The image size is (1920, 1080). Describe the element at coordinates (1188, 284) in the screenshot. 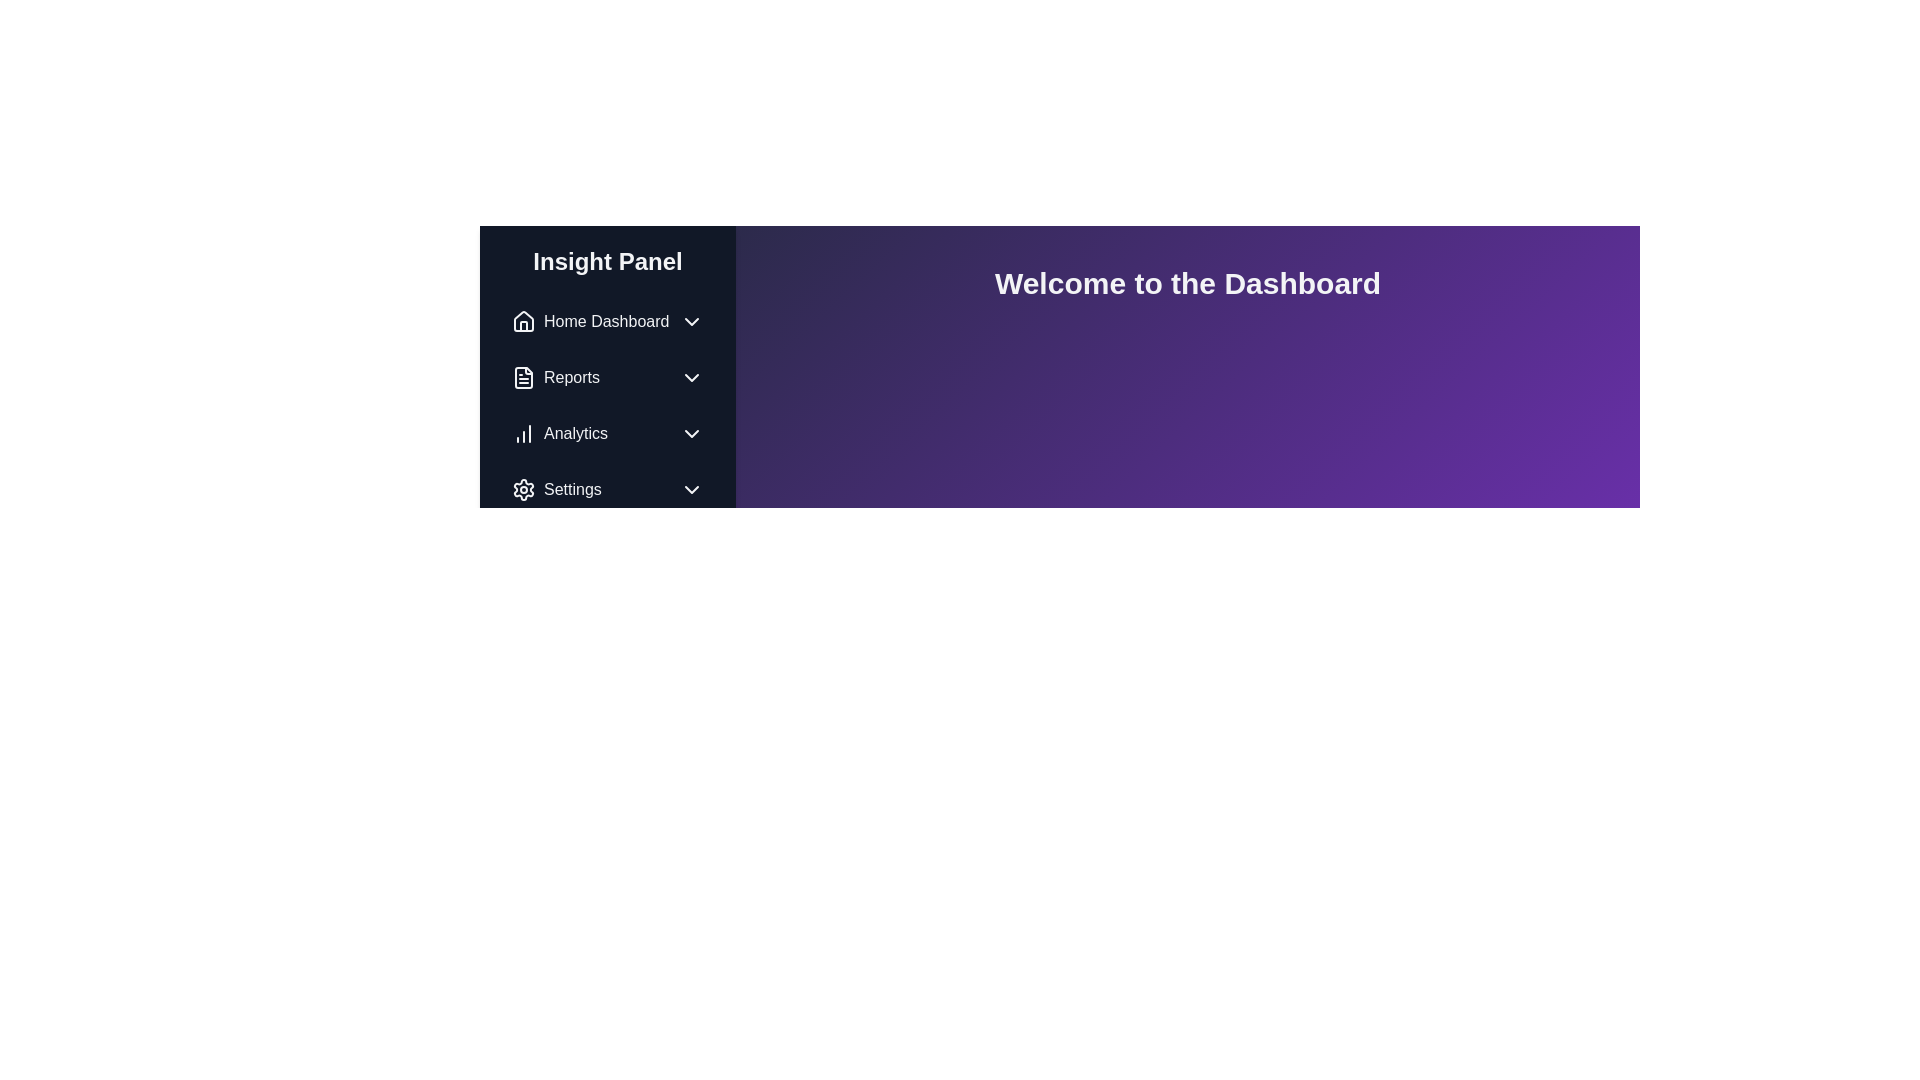

I see `the Text Display element at the top-center of the dashboard interface, which serves as a title or welcoming message, located in the header section with a purple background` at that location.